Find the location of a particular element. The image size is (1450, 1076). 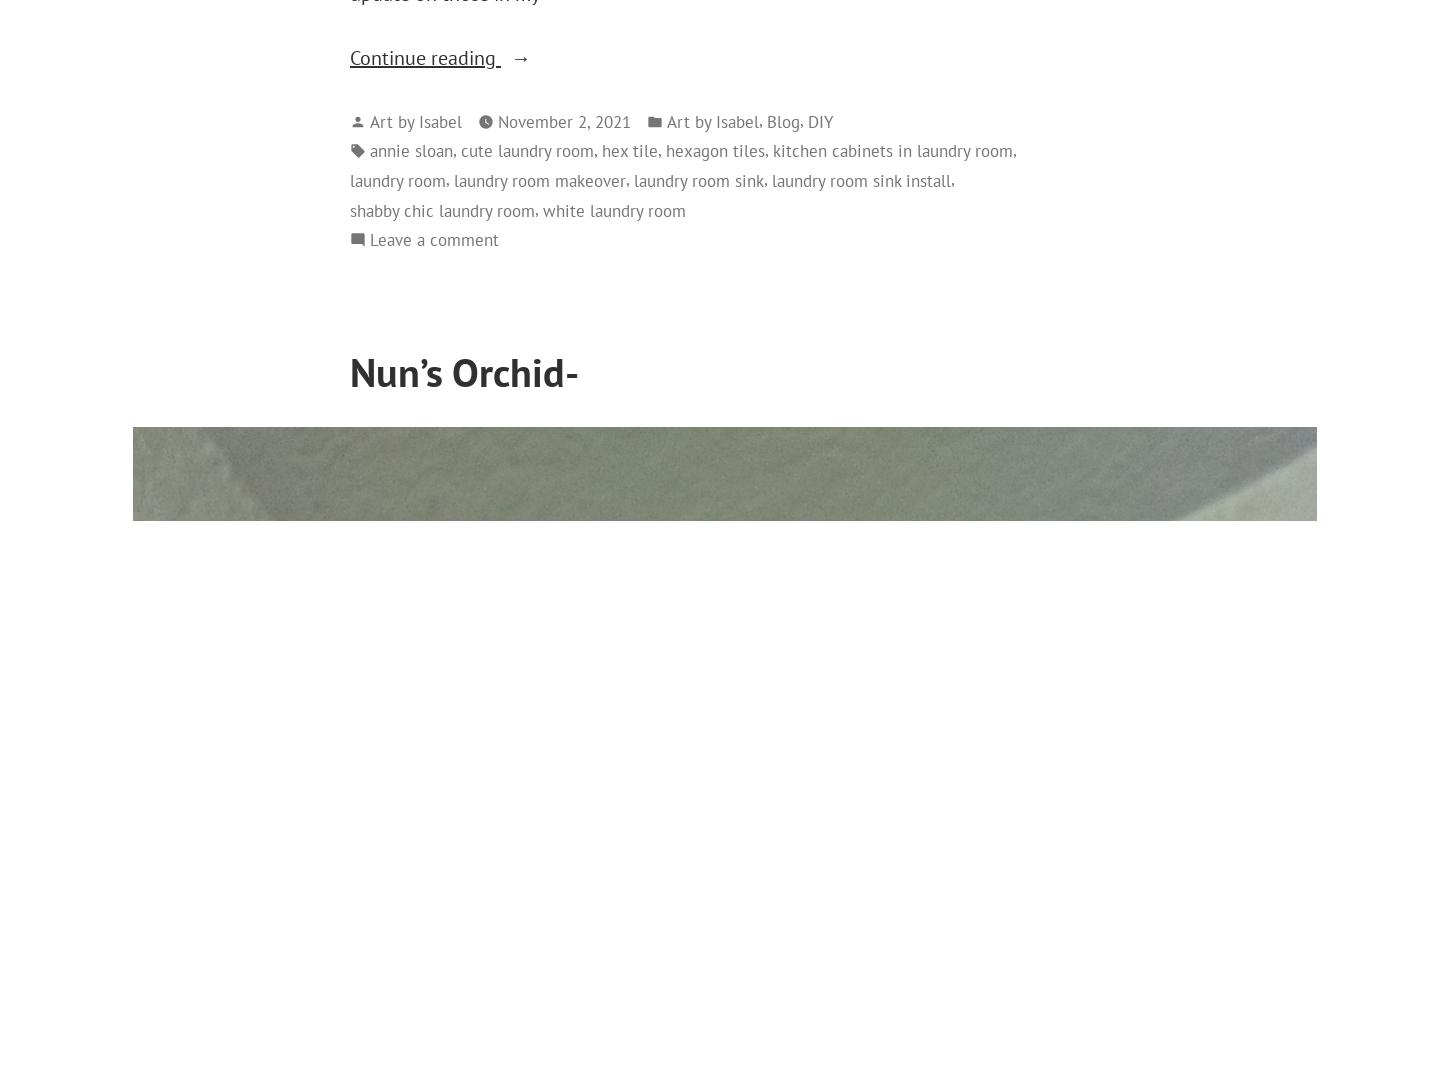

'white laundry room' is located at coordinates (543, 208).